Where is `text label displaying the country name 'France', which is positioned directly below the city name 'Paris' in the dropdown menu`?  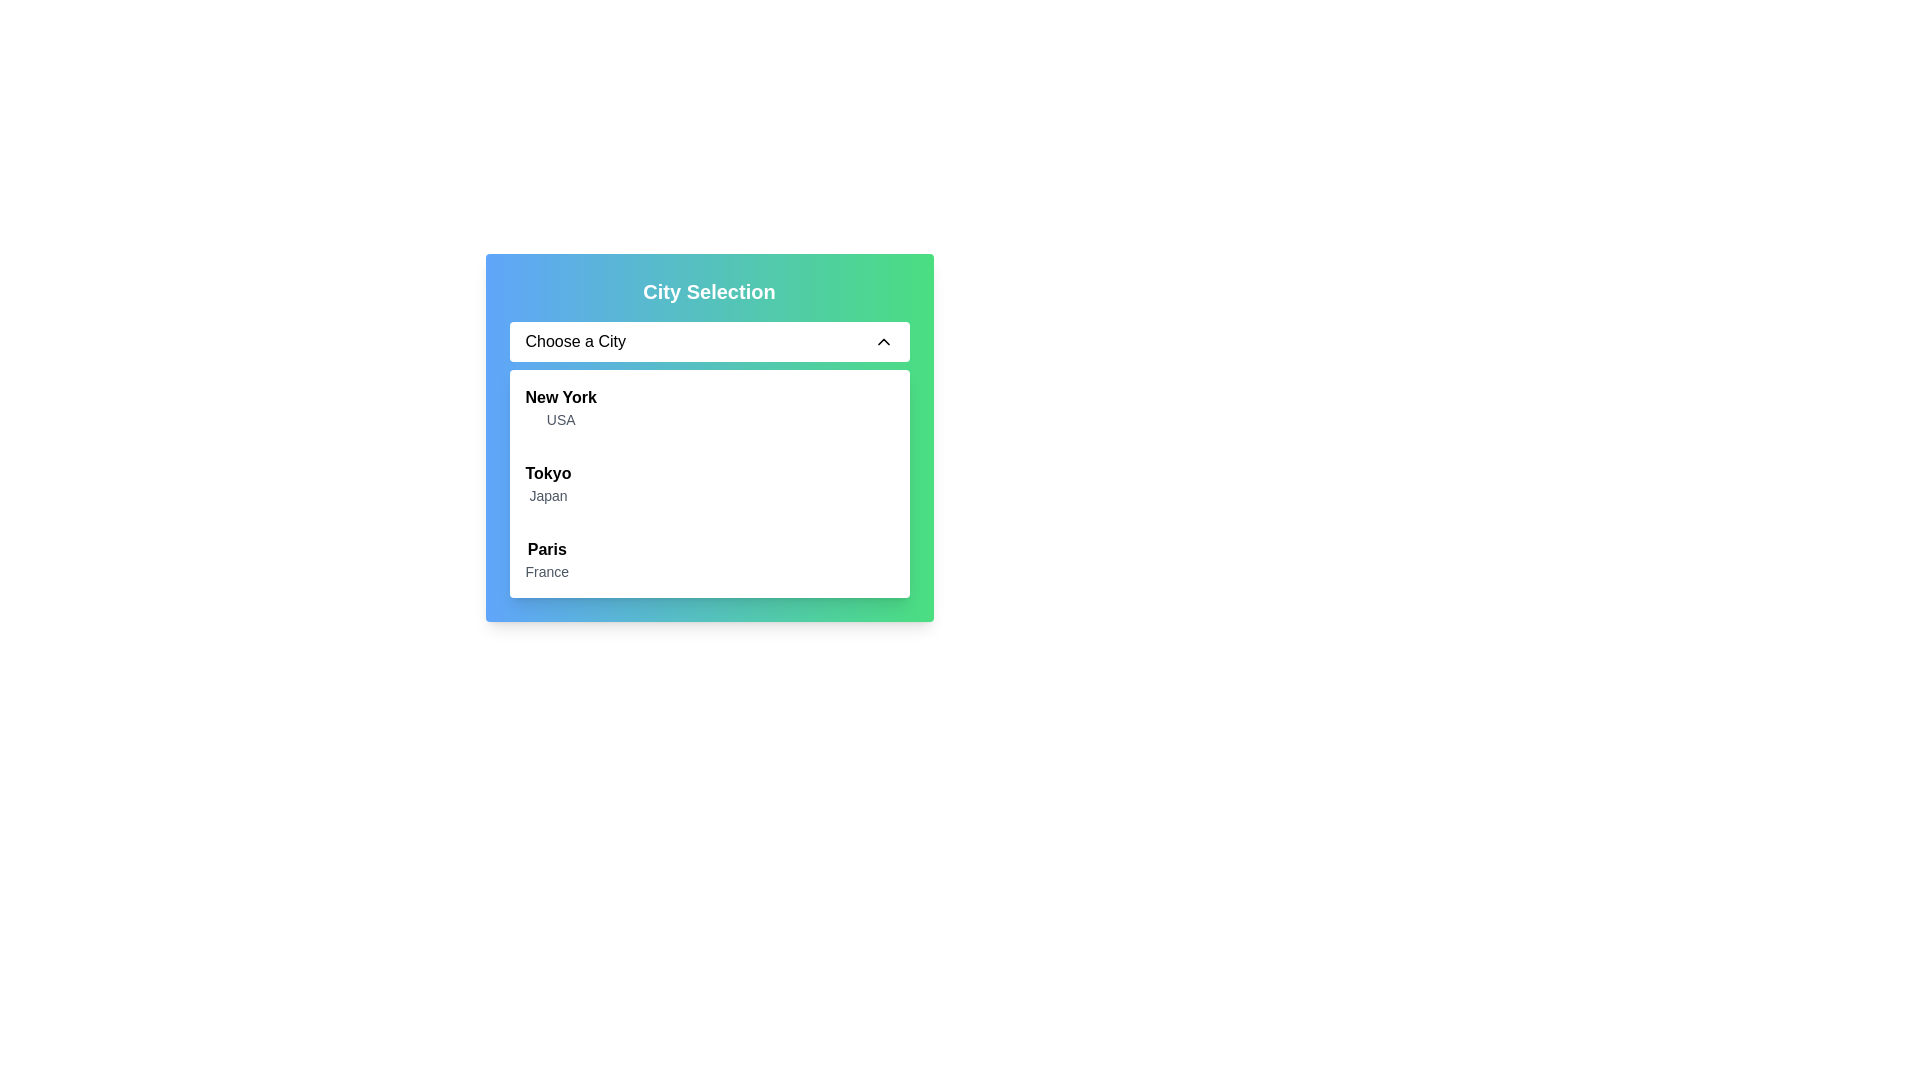 text label displaying the country name 'France', which is positioned directly below the city name 'Paris' in the dropdown menu is located at coordinates (547, 571).